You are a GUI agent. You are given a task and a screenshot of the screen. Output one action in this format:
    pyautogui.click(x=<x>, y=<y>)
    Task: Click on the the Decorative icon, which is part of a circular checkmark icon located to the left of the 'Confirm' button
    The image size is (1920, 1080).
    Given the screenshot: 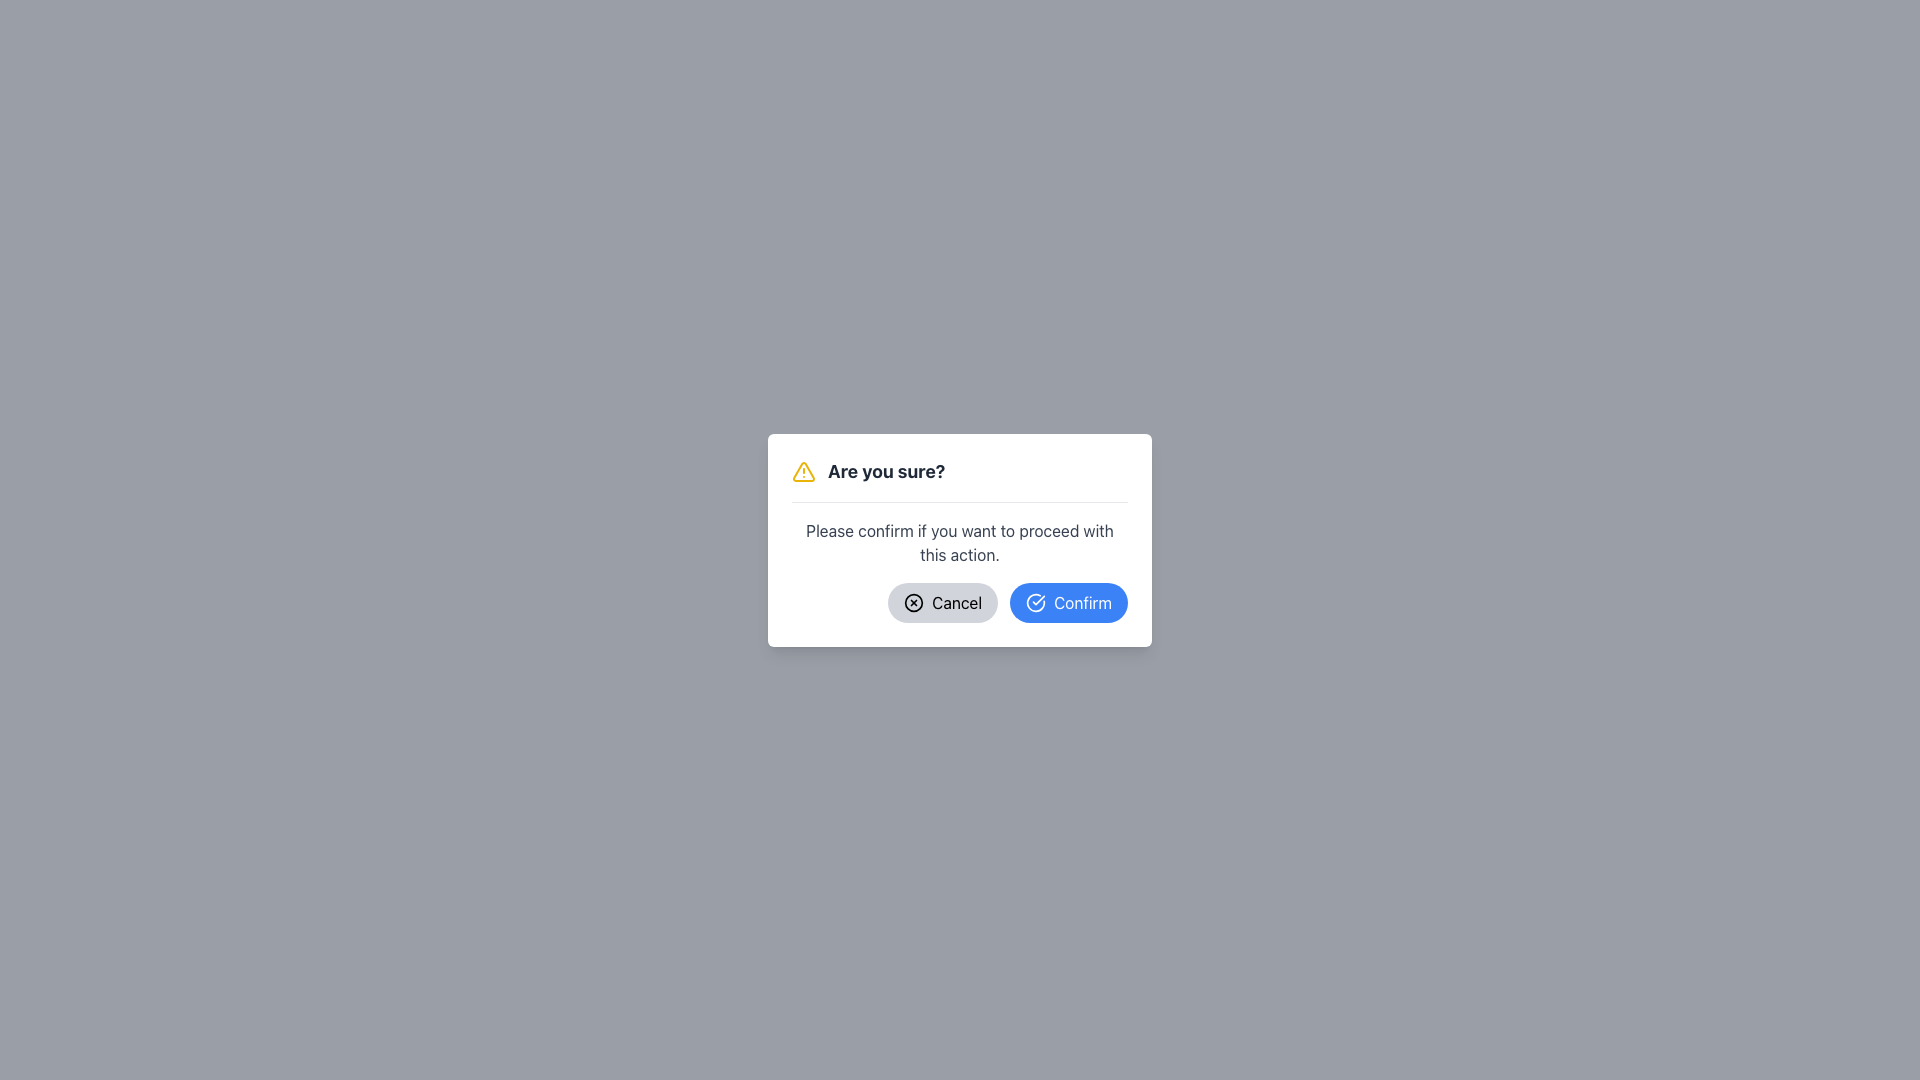 What is the action you would take?
    pyautogui.click(x=1036, y=601)
    